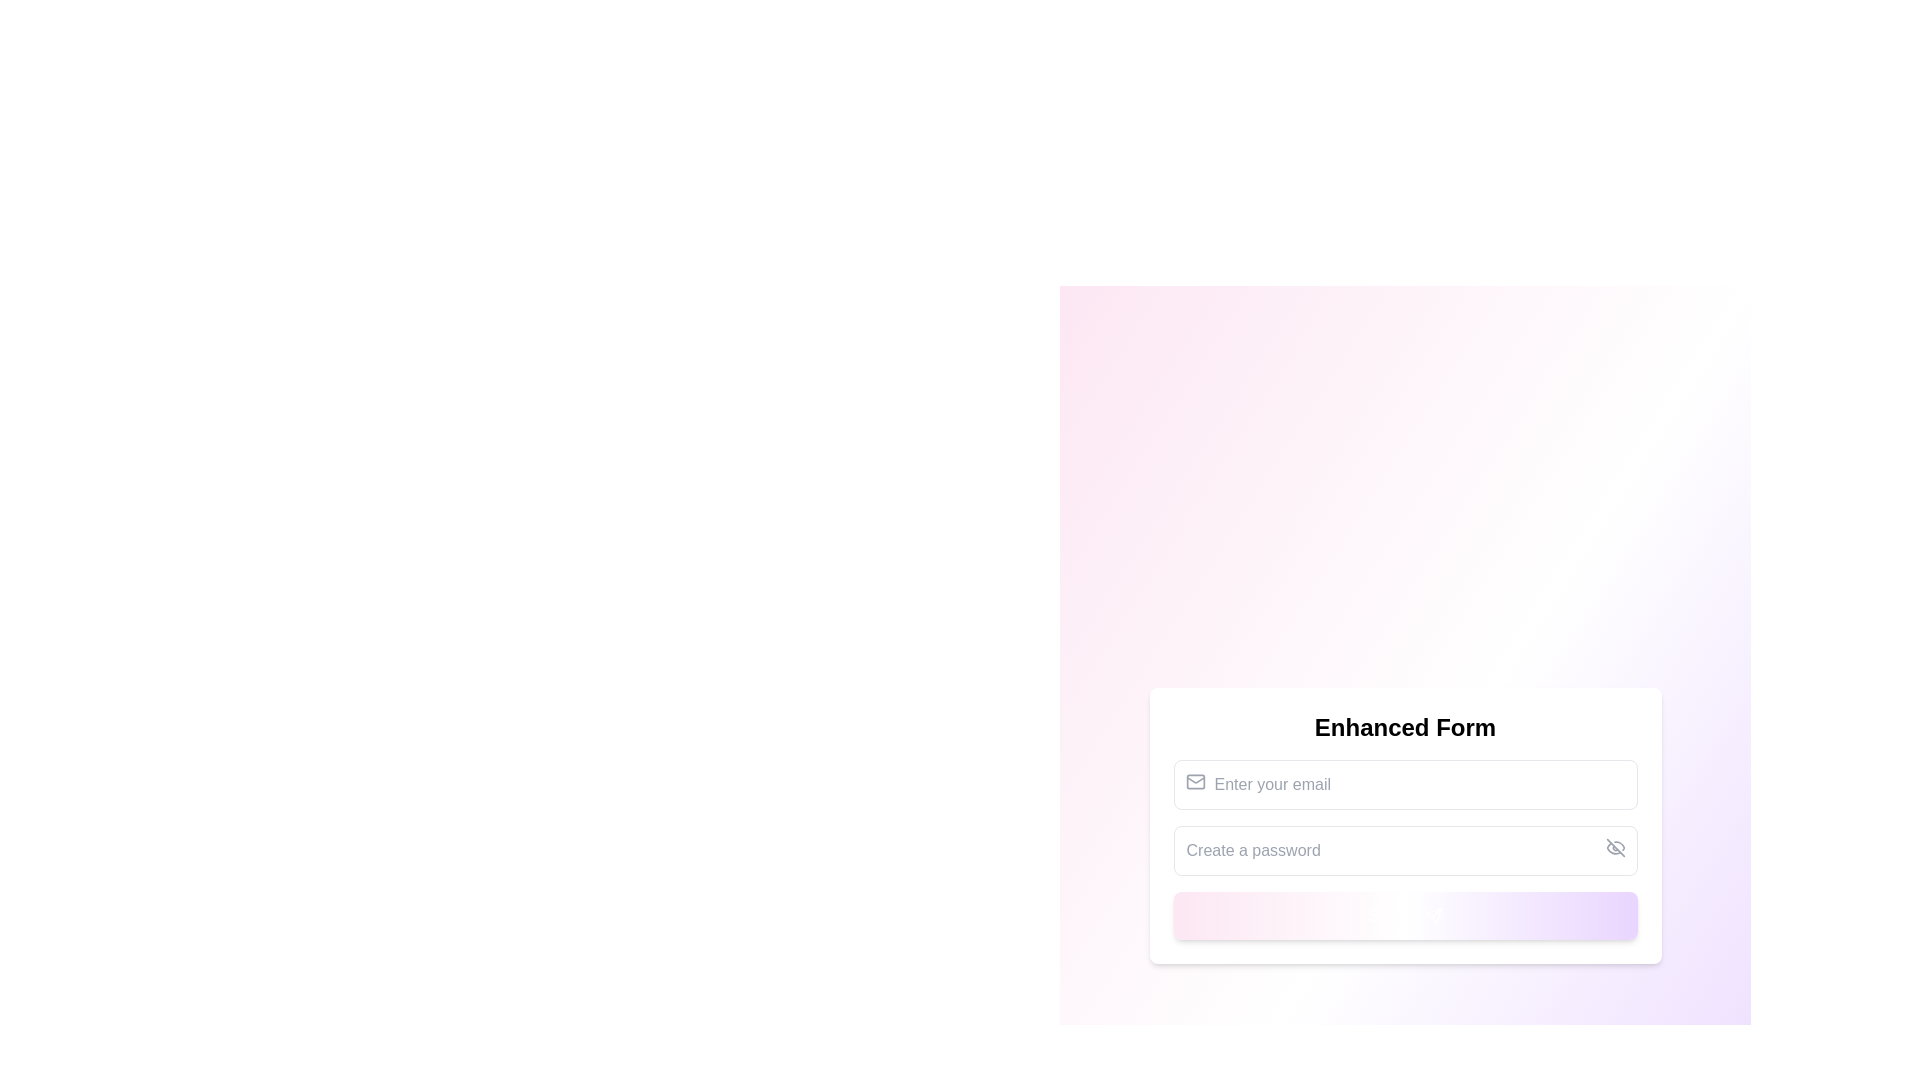  Describe the element at coordinates (1615, 848) in the screenshot. I see `the toggle visibility icon located to the right of the password input field` at that location.